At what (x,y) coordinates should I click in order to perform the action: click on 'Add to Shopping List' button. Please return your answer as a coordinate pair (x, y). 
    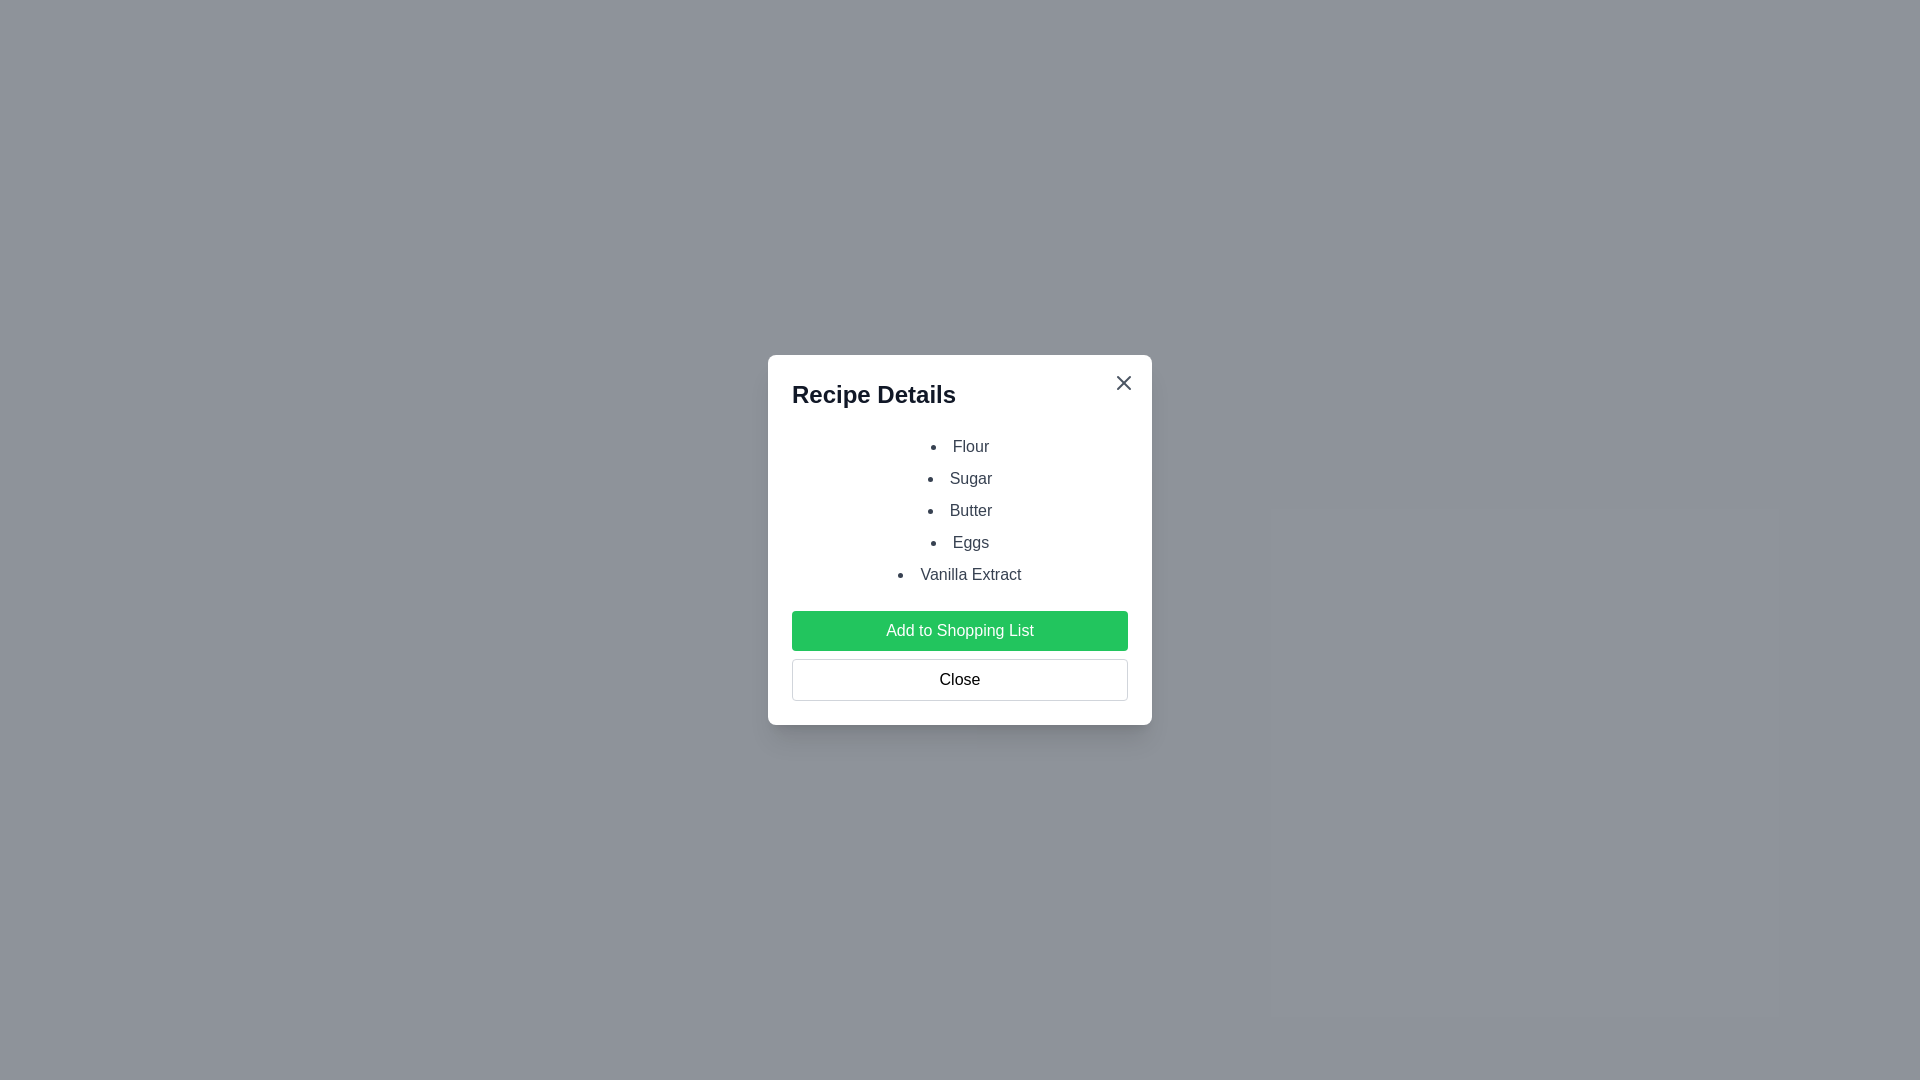
    Looking at the image, I should click on (960, 631).